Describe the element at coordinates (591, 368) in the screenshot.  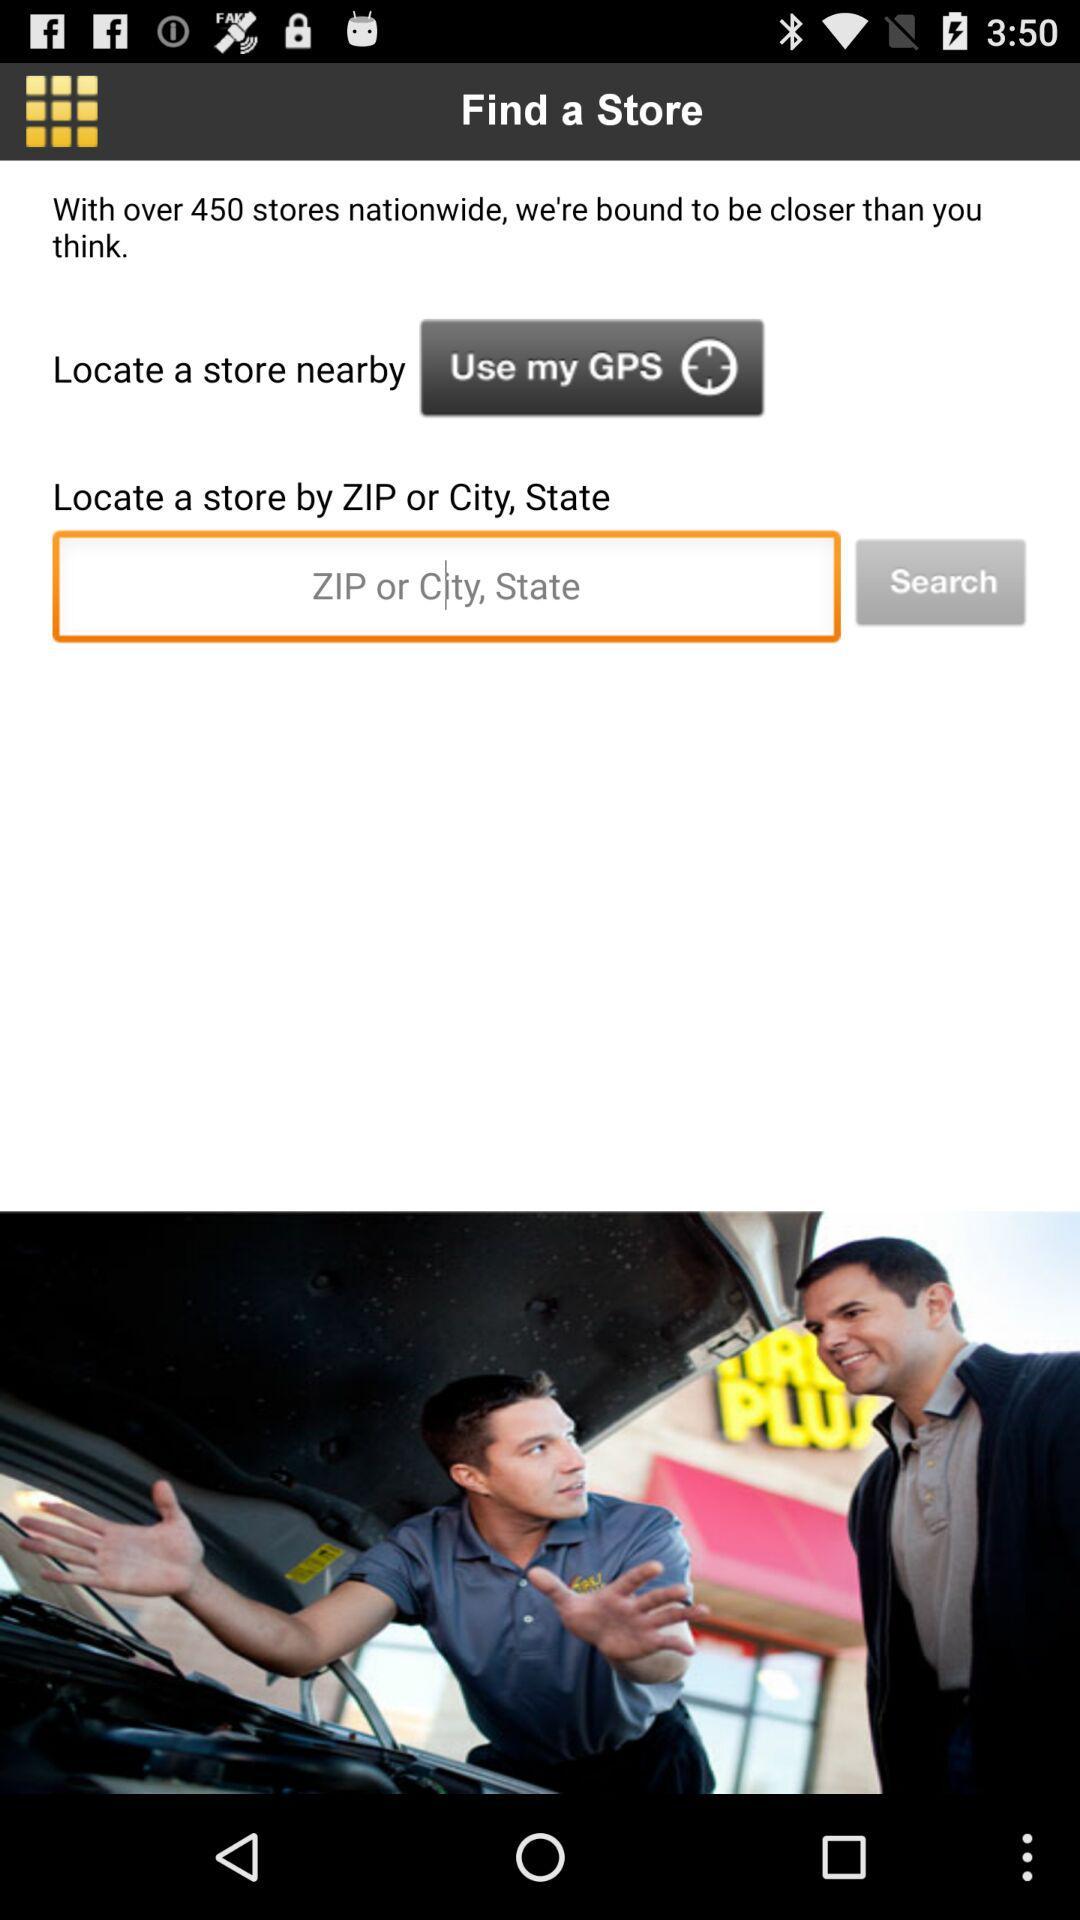
I see `the app below the with over 450 icon` at that location.